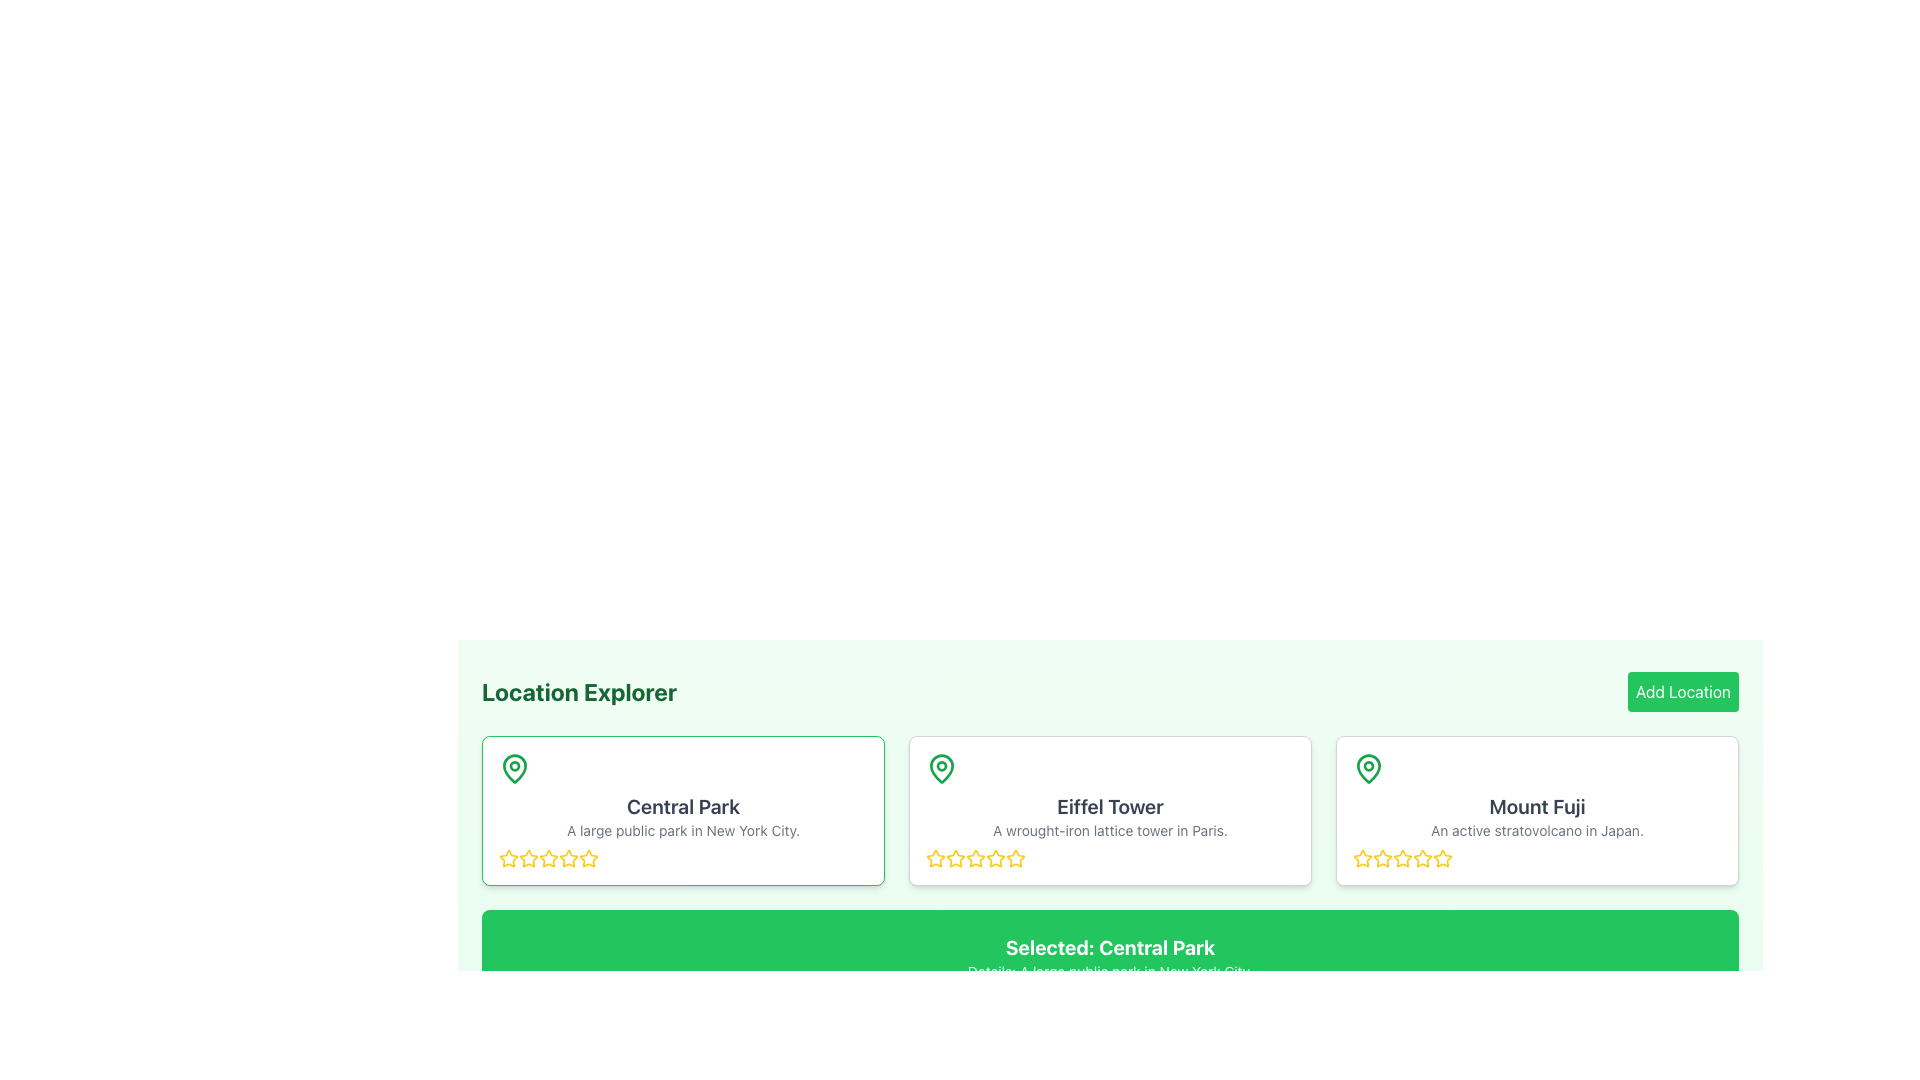  I want to click on the first SVG star icon in the rating section of the 'Central Park' card under the 'Location Explorer' heading, so click(528, 857).